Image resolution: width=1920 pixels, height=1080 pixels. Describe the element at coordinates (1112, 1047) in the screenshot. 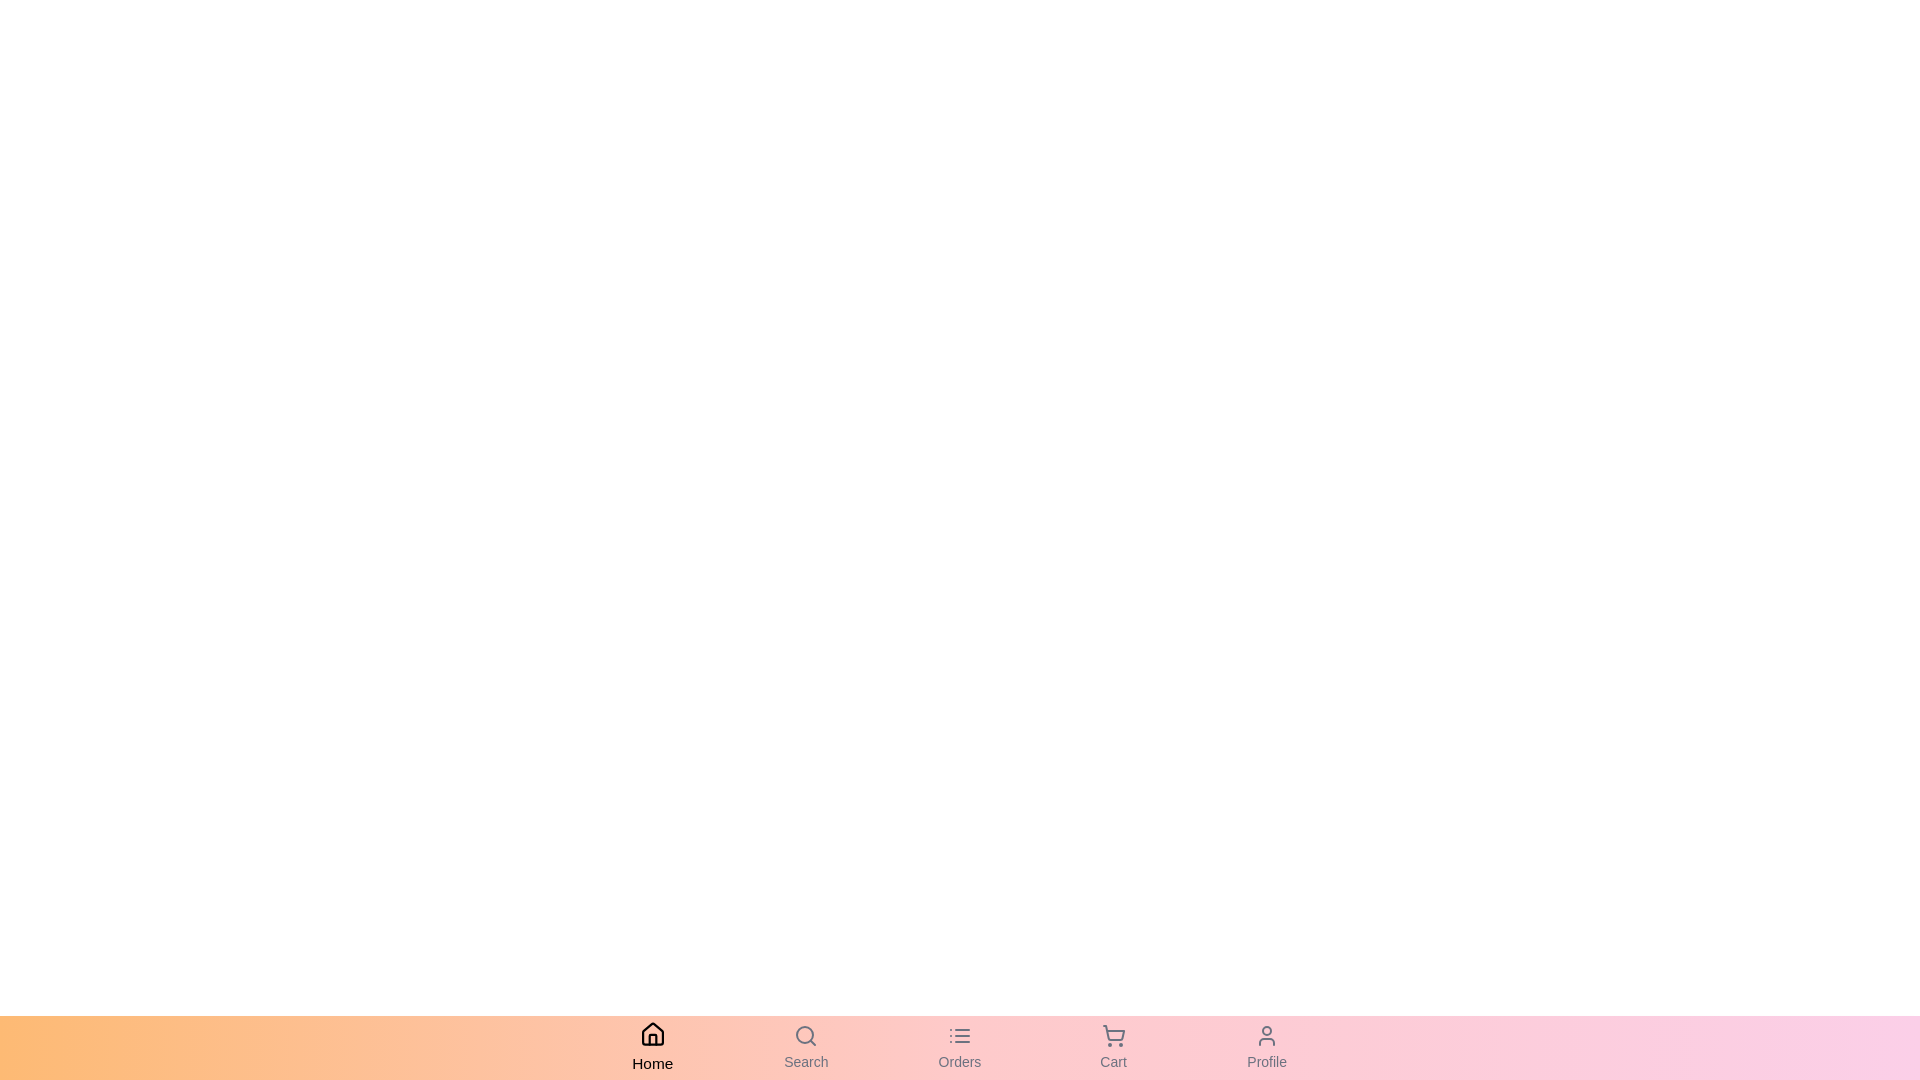

I see `the Cart tab by clicking on it` at that location.